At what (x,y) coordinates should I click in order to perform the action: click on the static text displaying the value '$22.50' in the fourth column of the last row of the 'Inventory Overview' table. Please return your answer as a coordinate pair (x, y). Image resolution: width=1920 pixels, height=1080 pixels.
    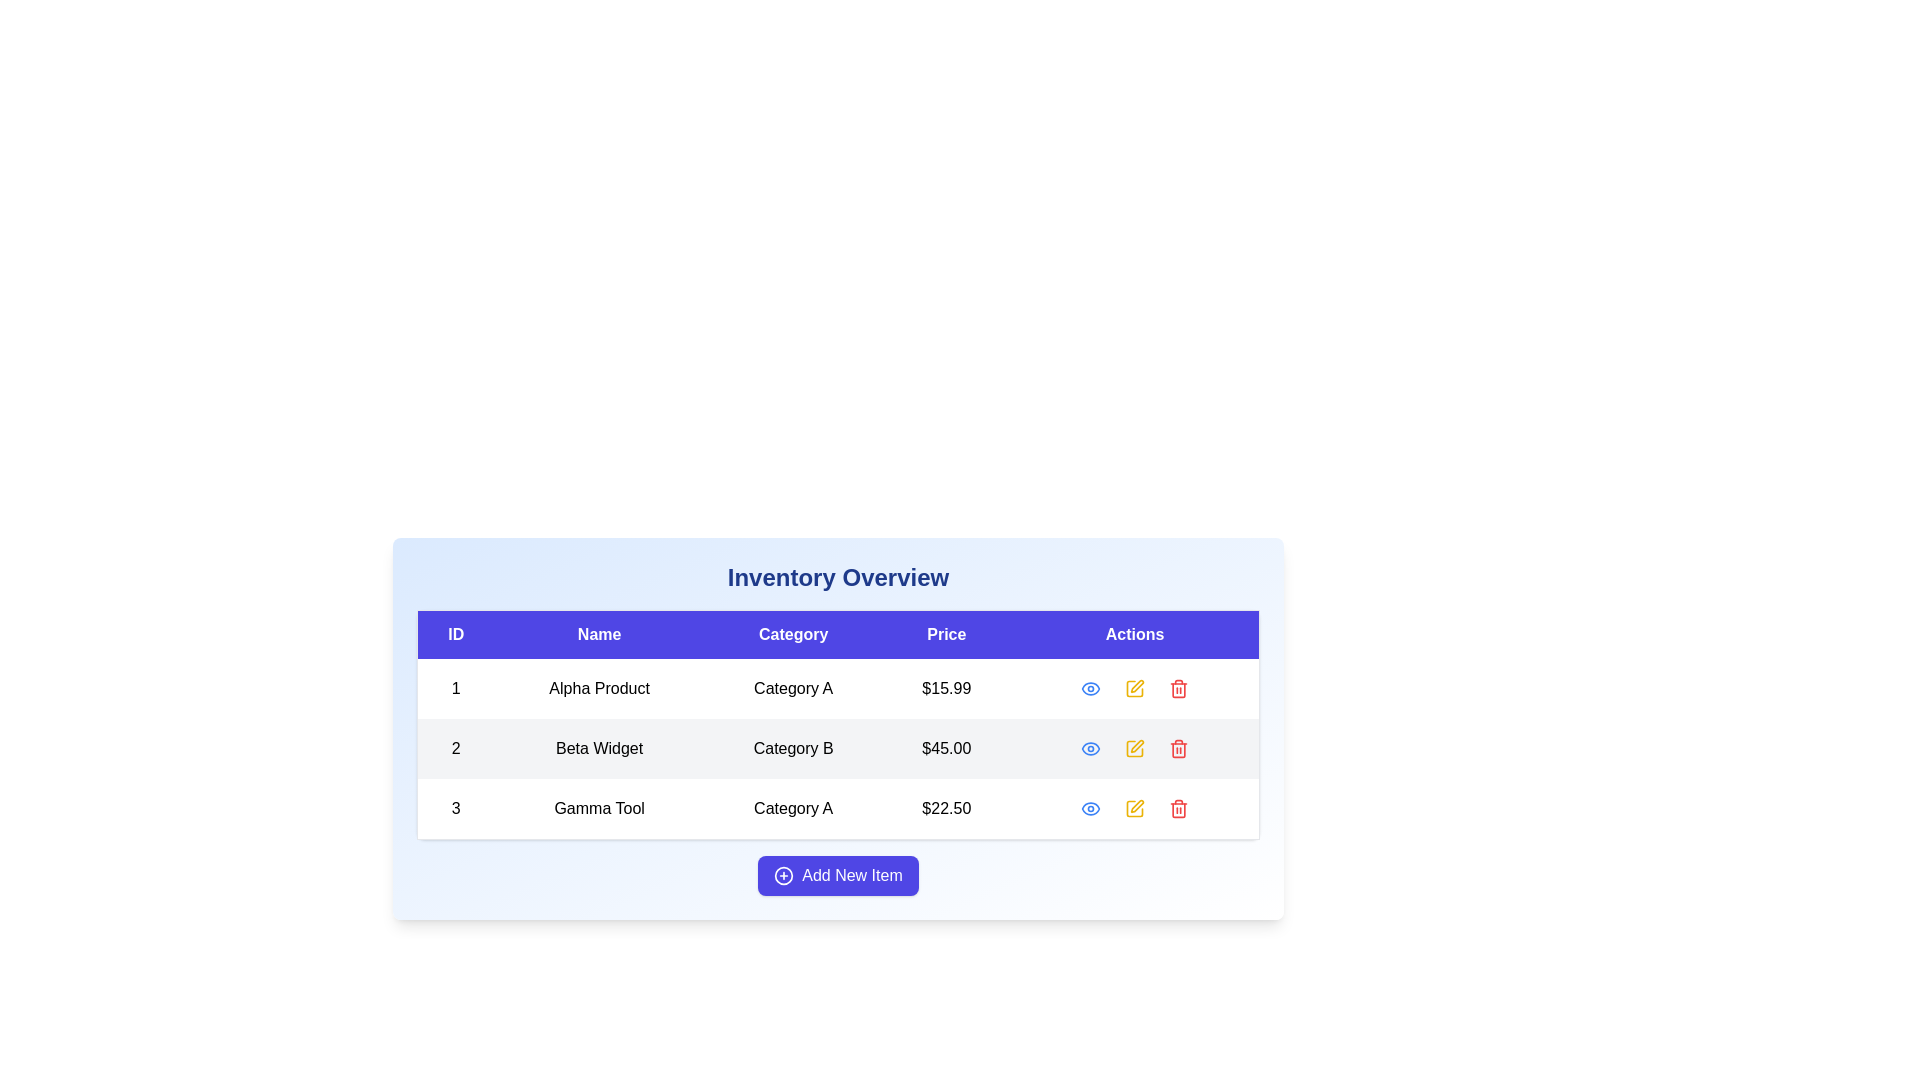
    Looking at the image, I should click on (945, 808).